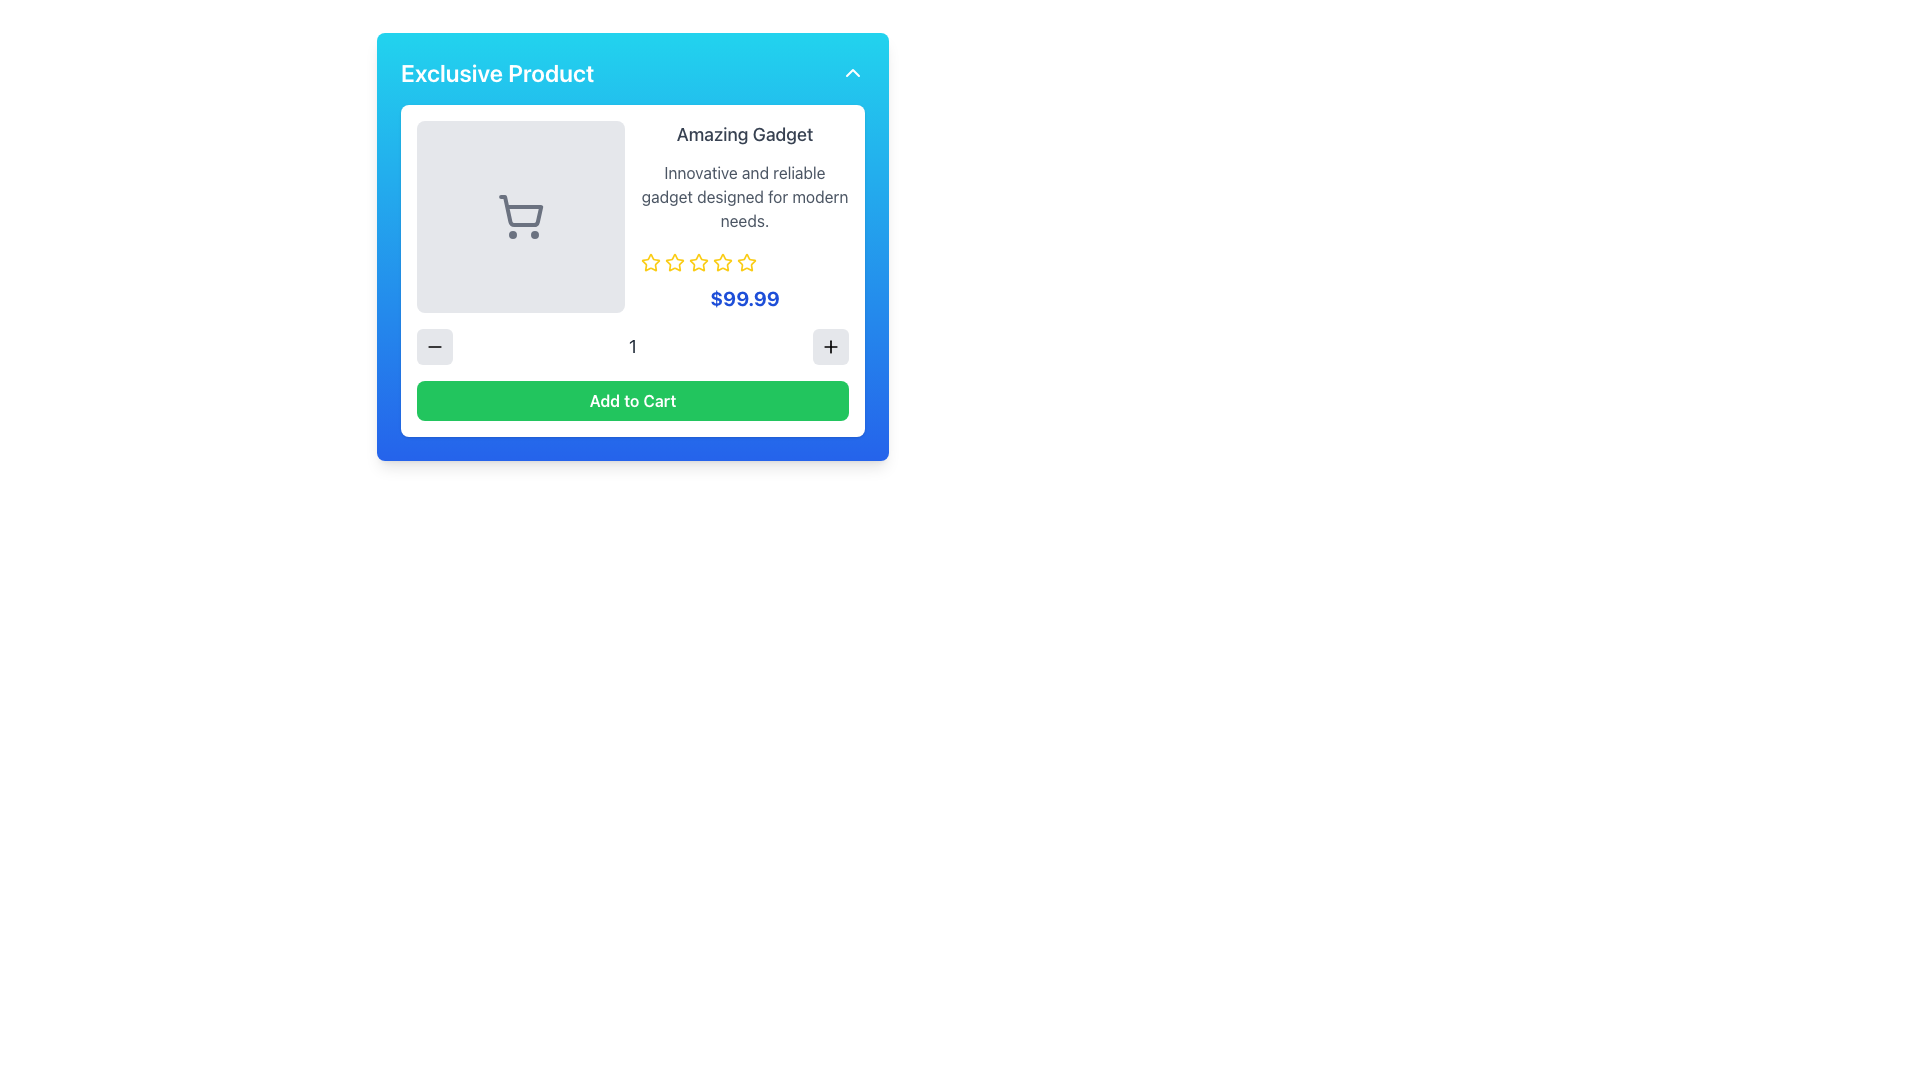 The width and height of the screenshot is (1920, 1080). Describe the element at coordinates (743, 135) in the screenshot. I see `the text component displaying 'Amazing Gadget', which is styled in a grayish tone and positioned near the top of the product detail card` at that location.